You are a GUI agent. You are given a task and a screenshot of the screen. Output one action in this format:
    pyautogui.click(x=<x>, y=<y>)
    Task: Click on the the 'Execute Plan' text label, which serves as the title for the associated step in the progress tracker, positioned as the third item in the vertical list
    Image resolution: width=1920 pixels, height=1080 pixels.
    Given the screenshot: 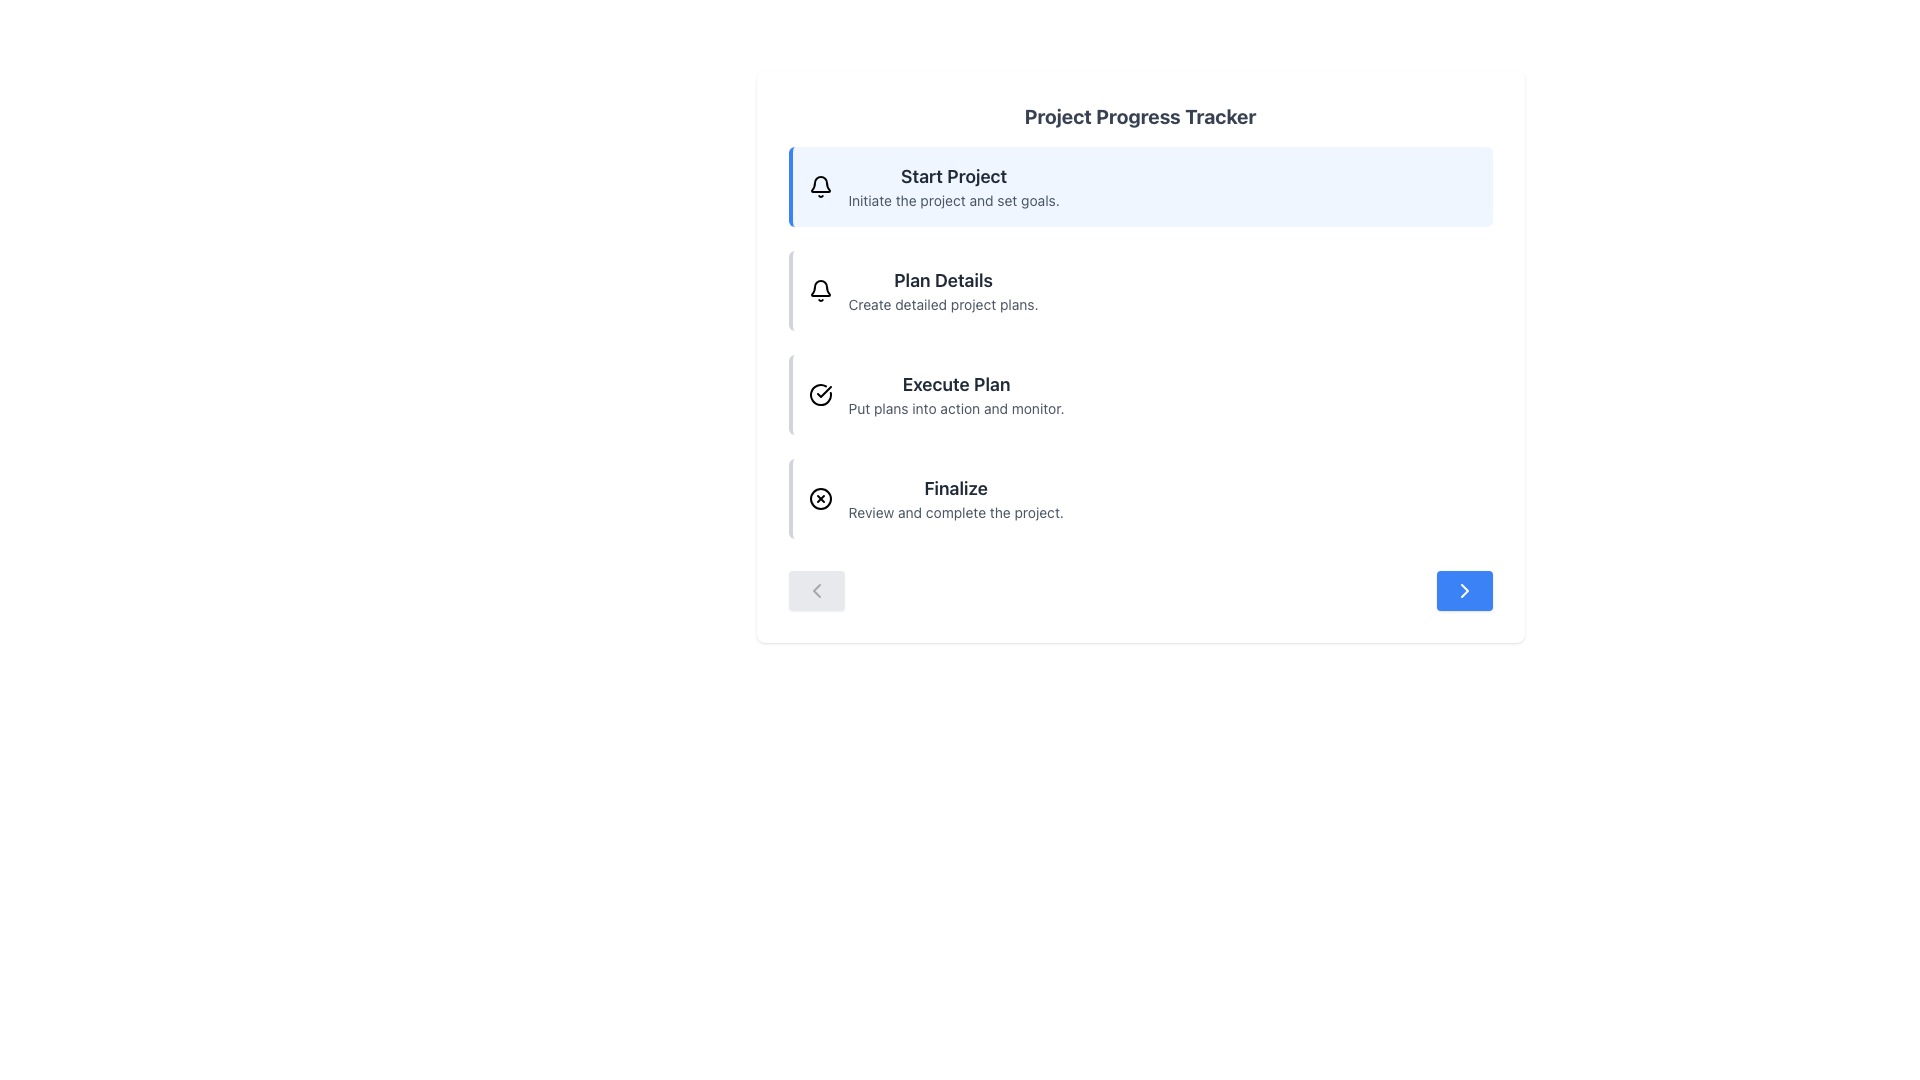 What is the action you would take?
    pyautogui.click(x=955, y=385)
    